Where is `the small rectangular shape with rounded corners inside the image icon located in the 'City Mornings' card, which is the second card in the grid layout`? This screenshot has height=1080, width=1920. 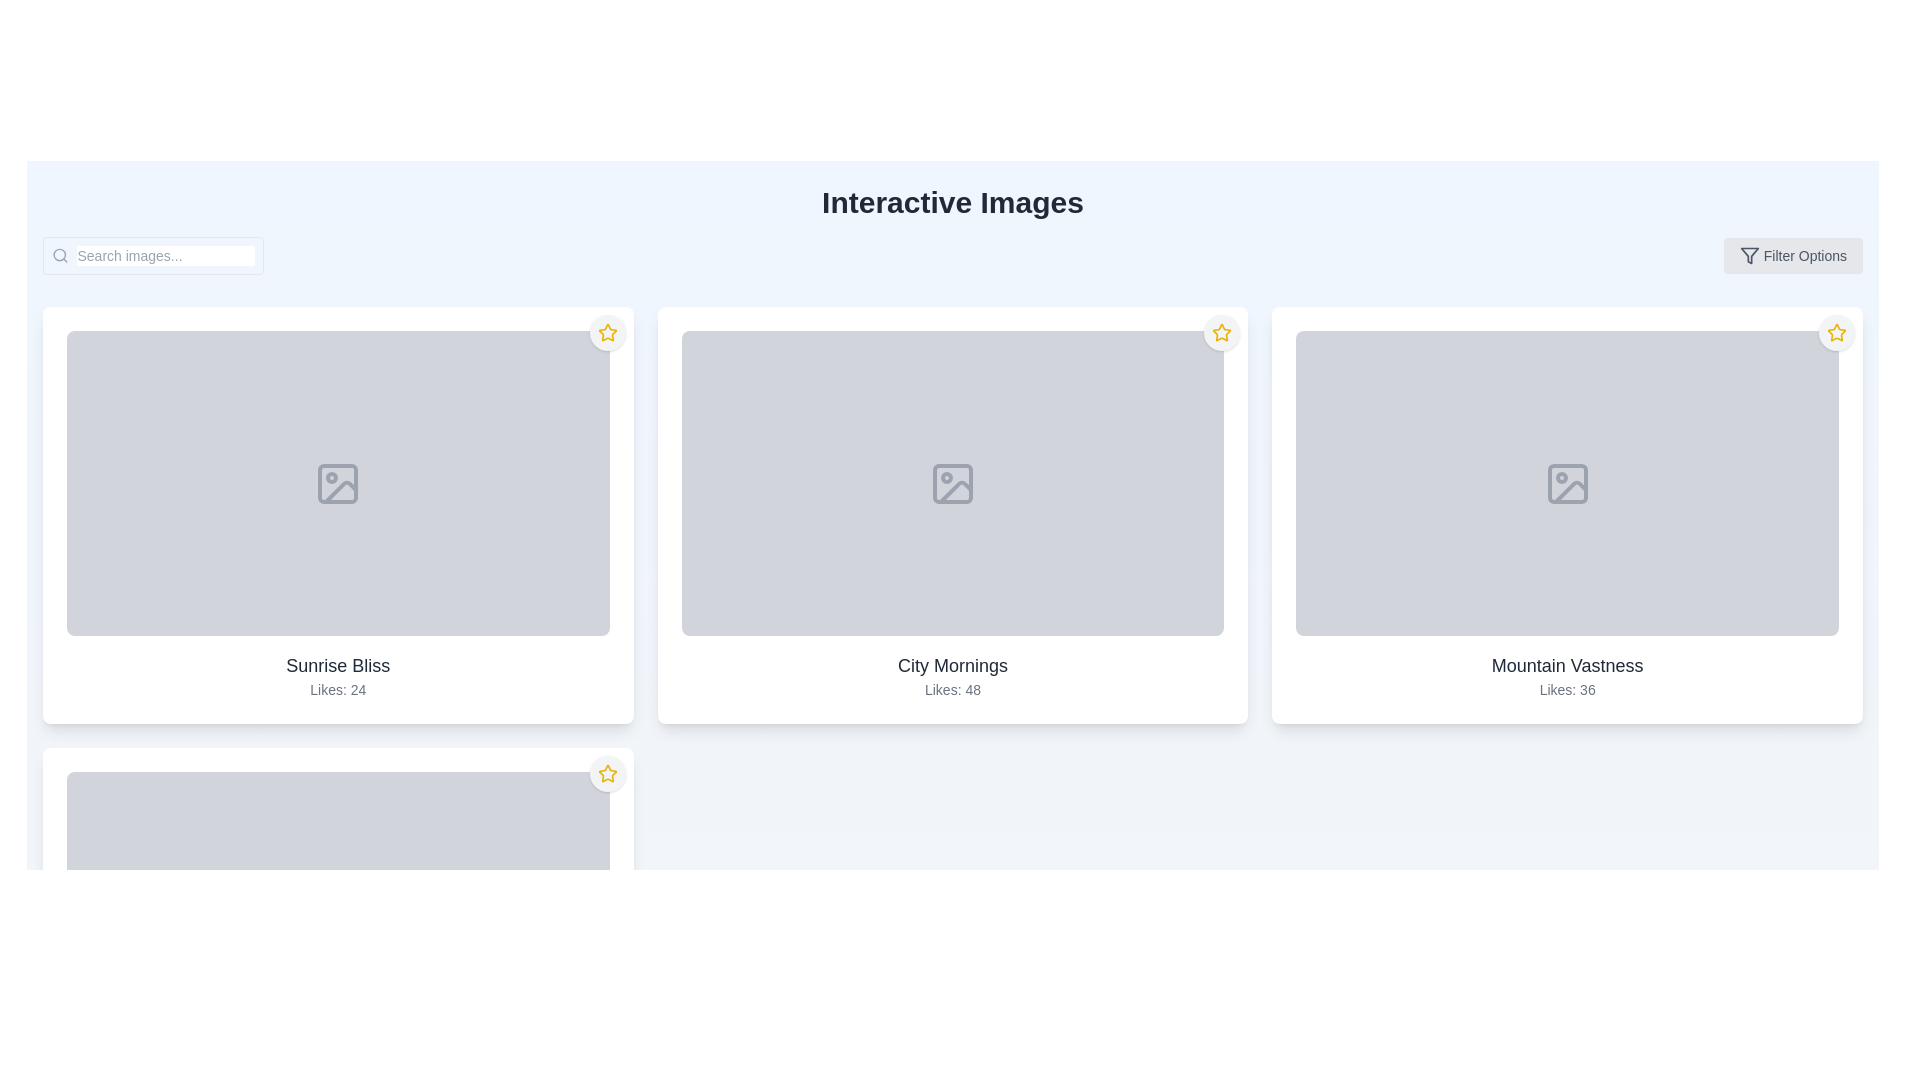 the small rectangular shape with rounded corners inside the image icon located in the 'City Mornings' card, which is the second card in the grid layout is located at coordinates (951, 483).